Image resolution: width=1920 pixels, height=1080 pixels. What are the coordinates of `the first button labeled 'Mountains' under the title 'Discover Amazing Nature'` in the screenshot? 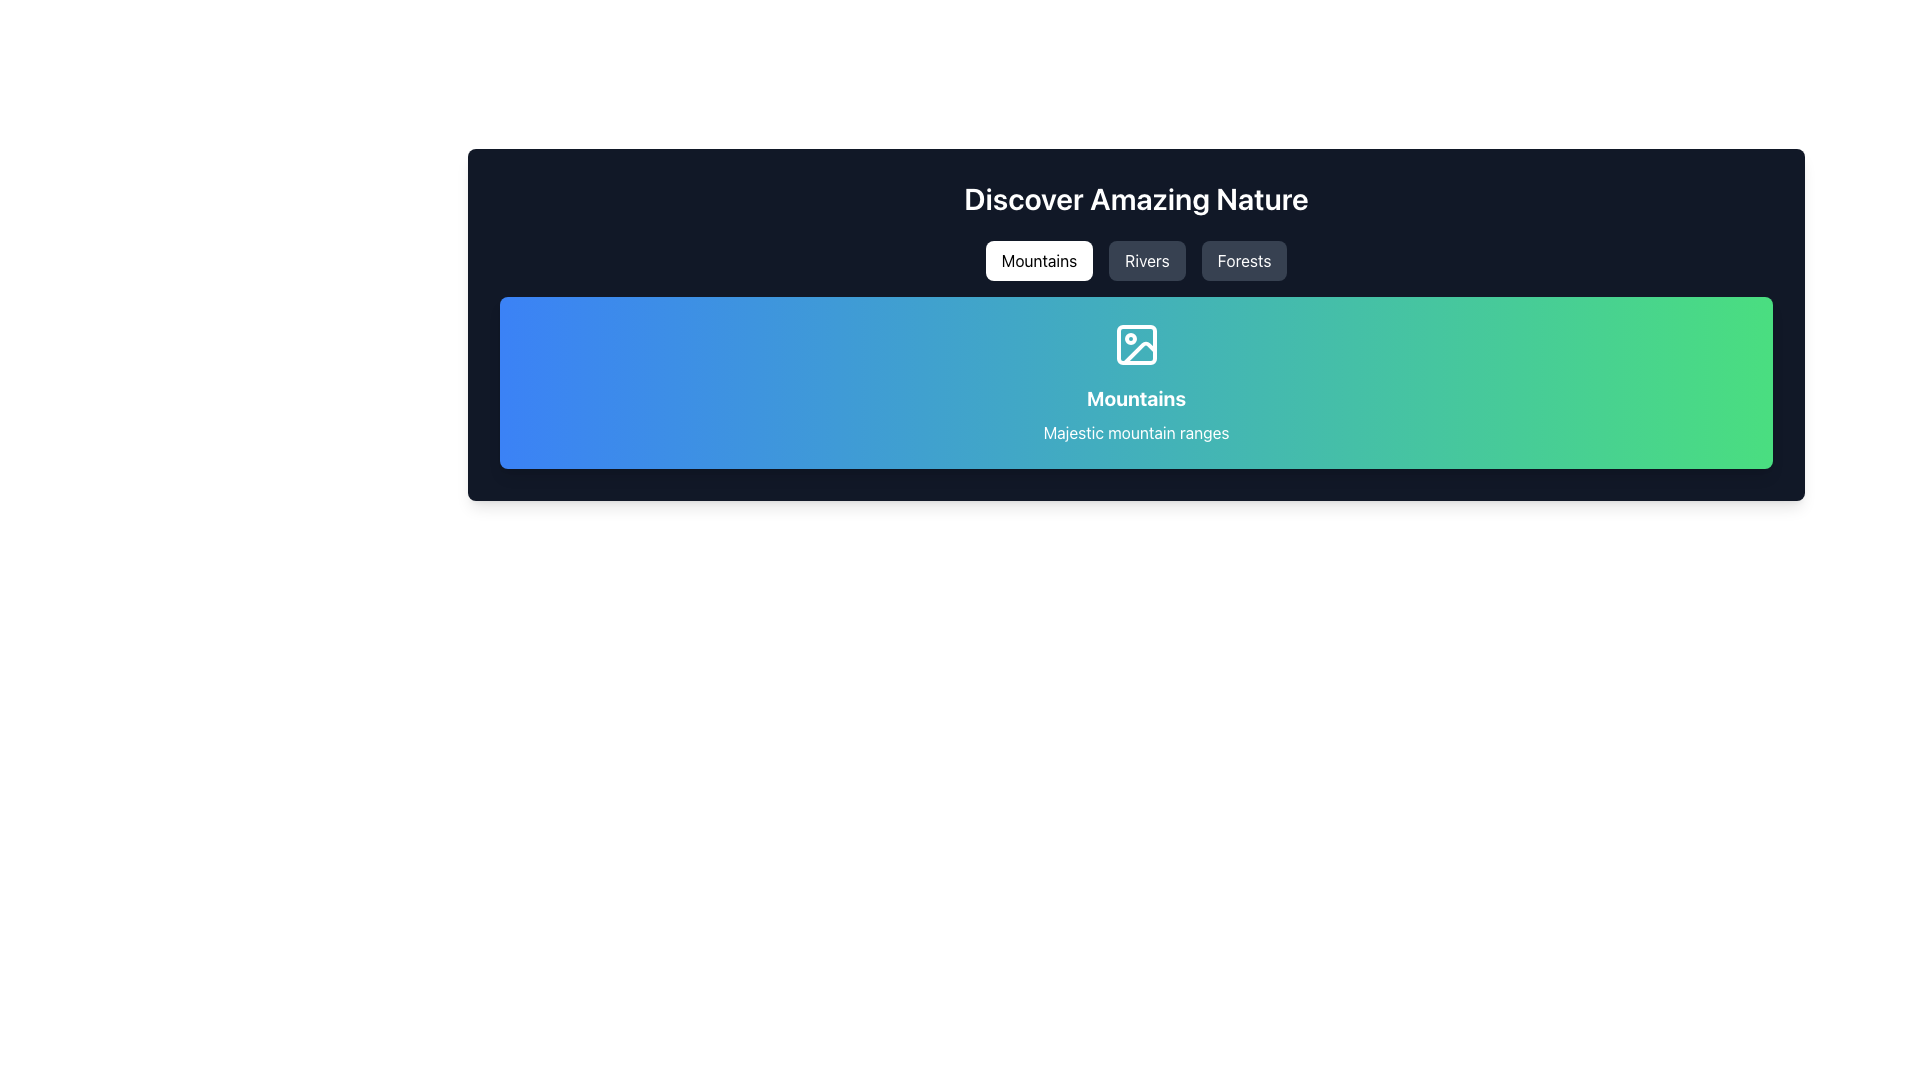 It's located at (1039, 260).